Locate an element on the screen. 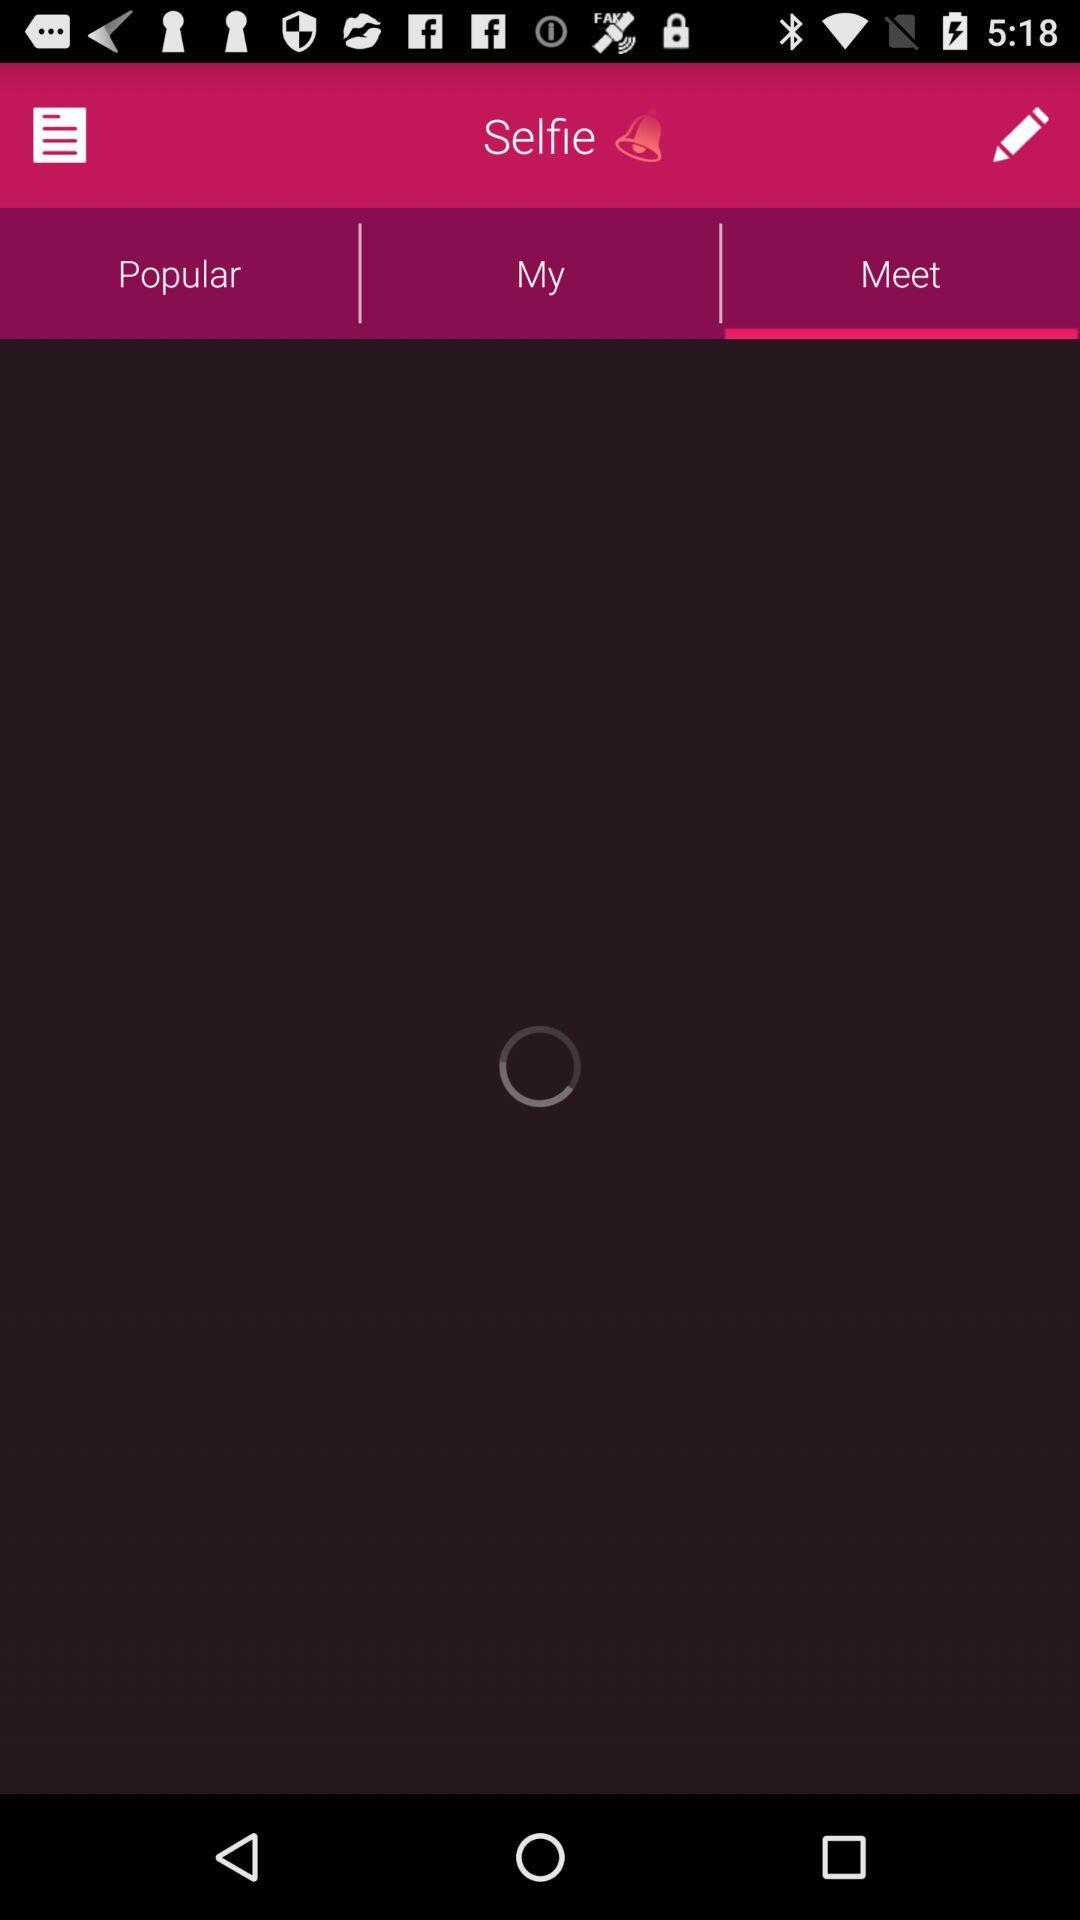  write option is located at coordinates (1020, 134).